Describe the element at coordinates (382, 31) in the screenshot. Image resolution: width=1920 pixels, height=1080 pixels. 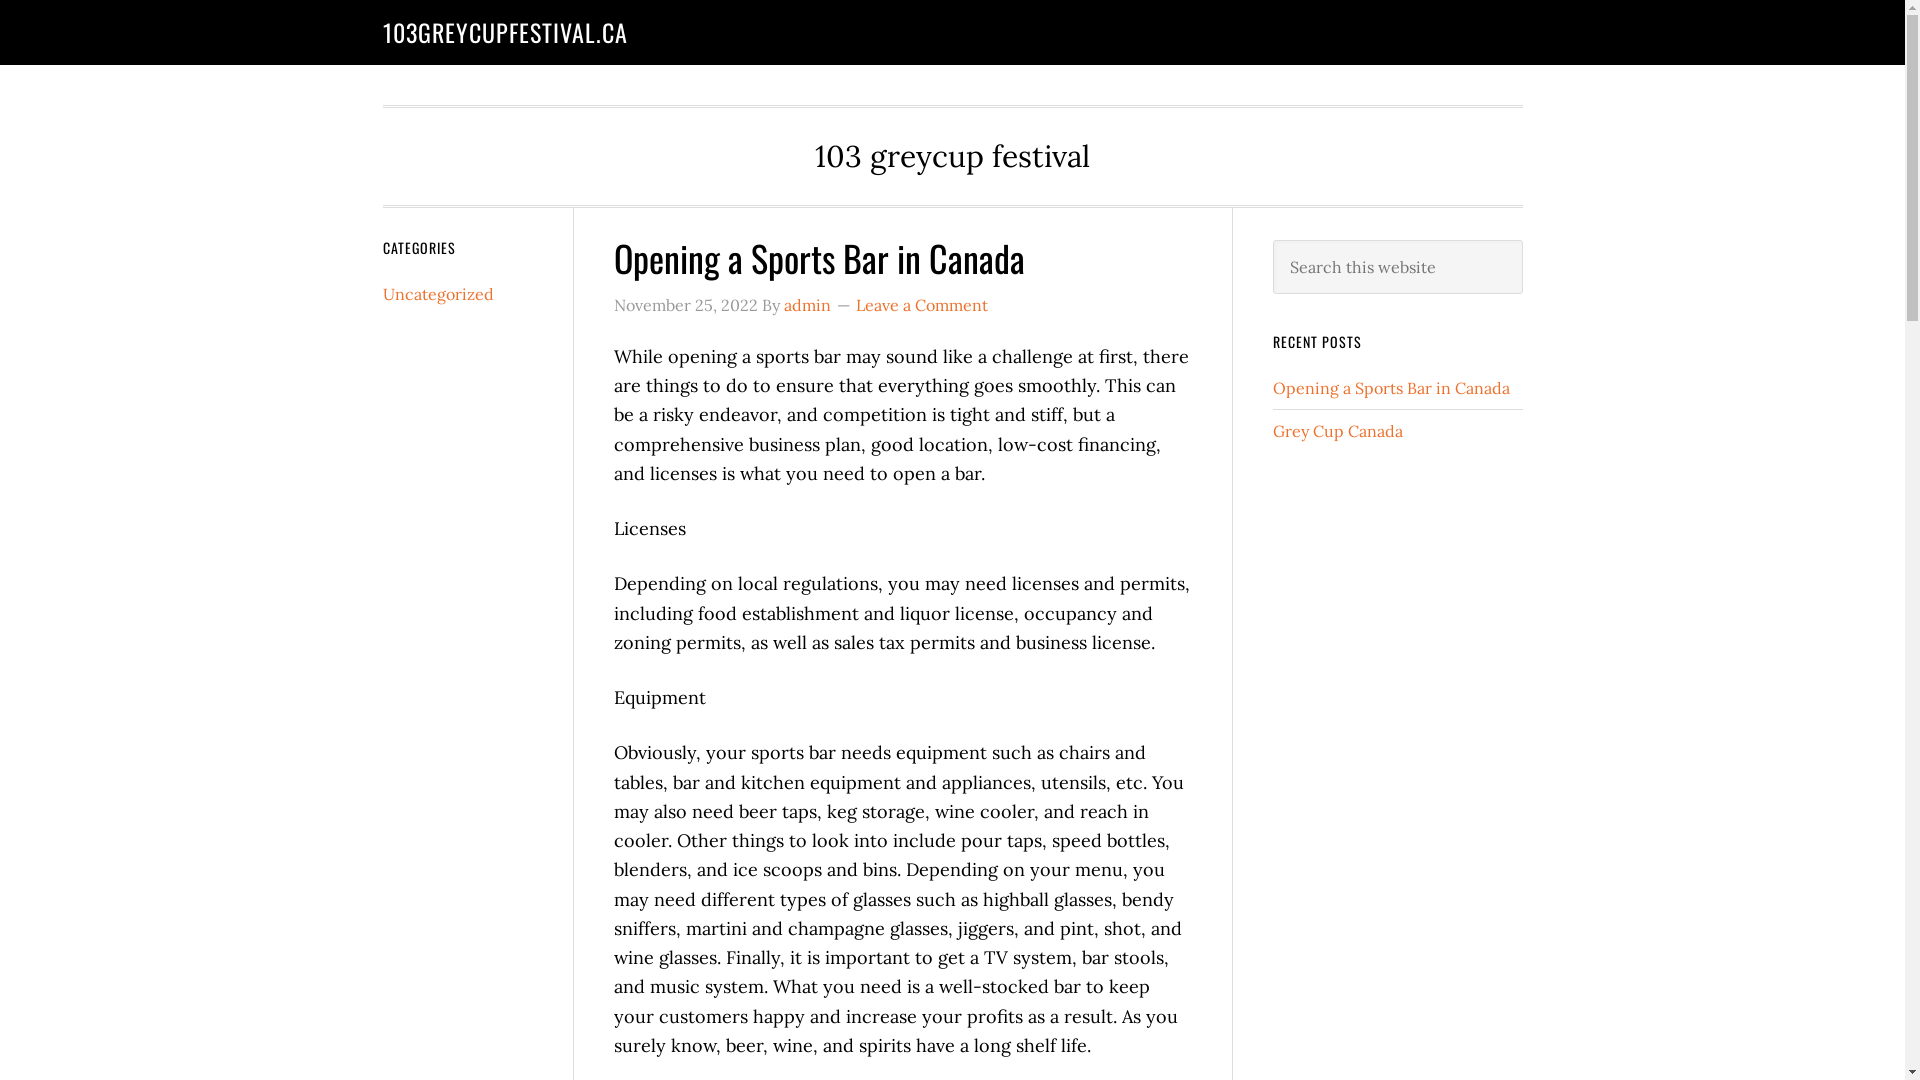
I see `'103GREYCUPFESTIVAL.CA'` at that location.